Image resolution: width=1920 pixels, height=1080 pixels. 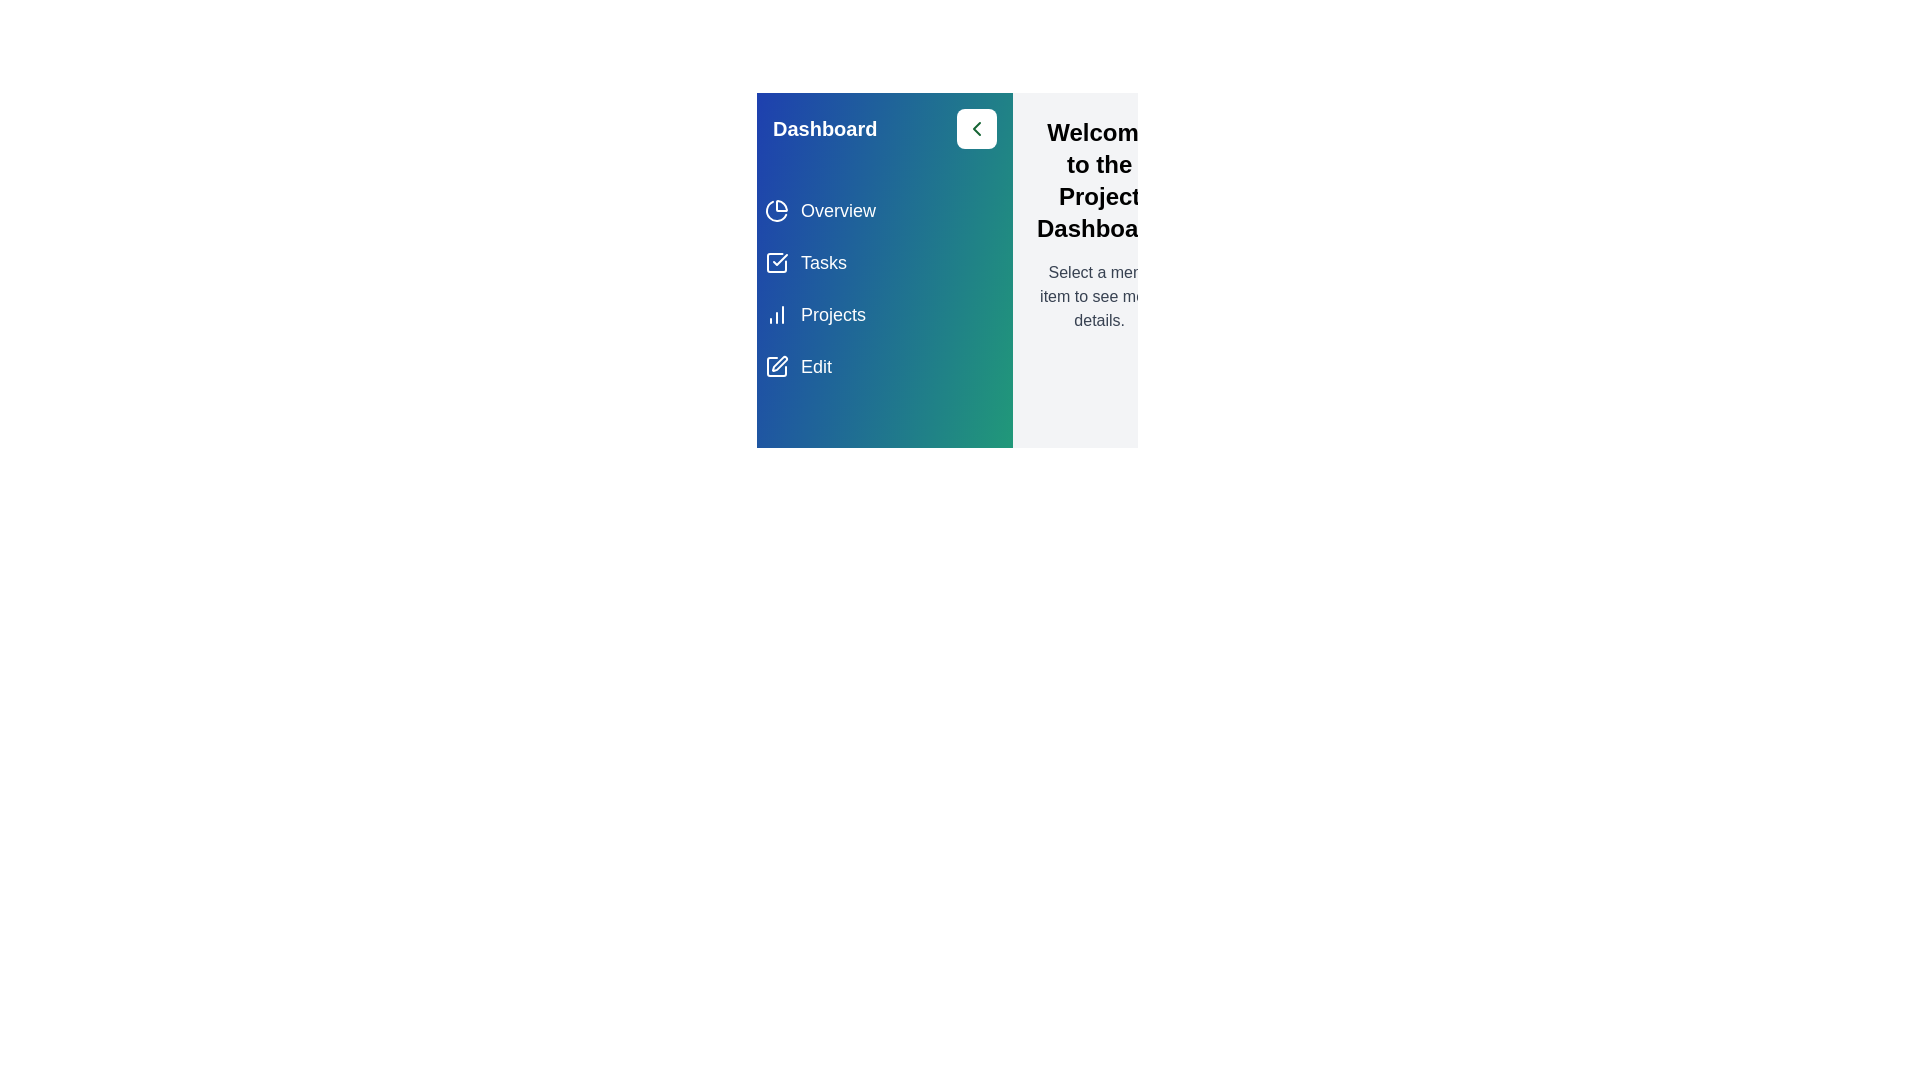 What do you see at coordinates (883, 211) in the screenshot?
I see `the menu item Overview from the list` at bounding box center [883, 211].